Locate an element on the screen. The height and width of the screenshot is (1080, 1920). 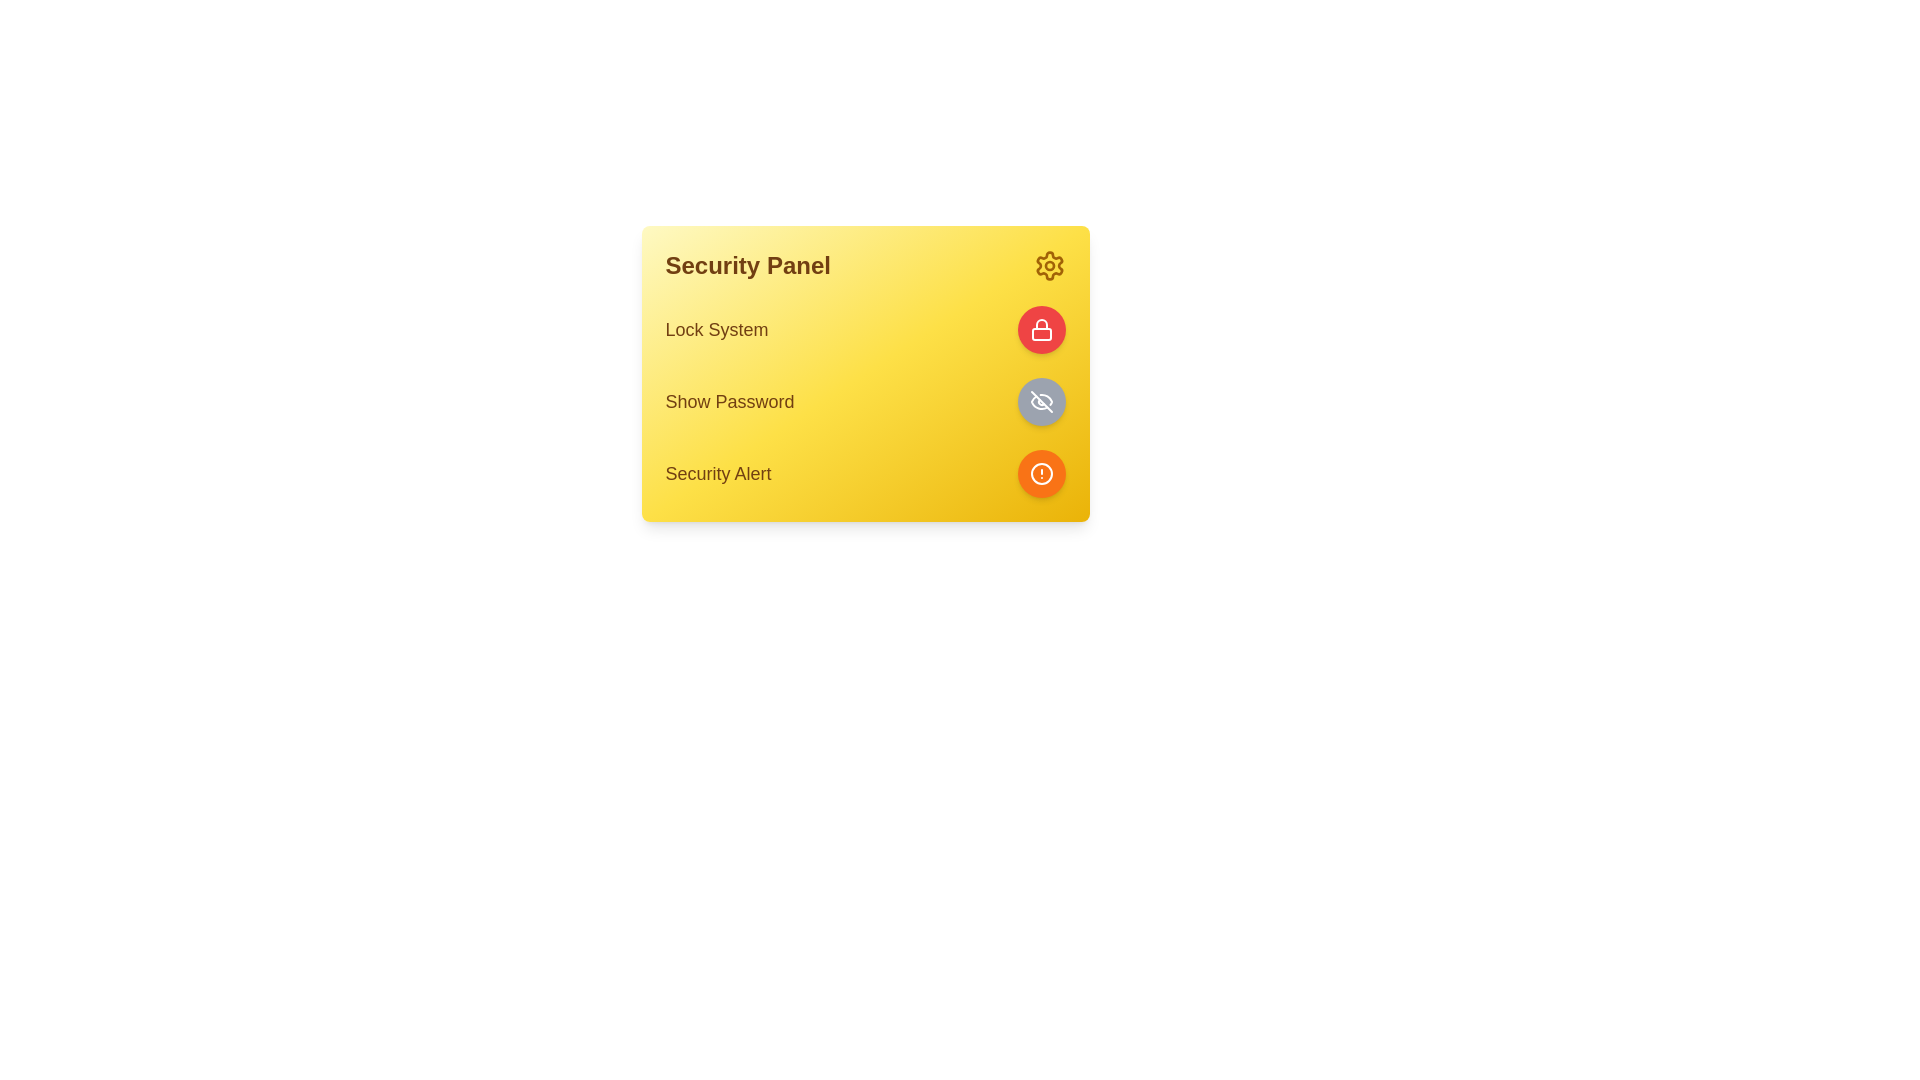
the circular toggle button with a gray background and crossed-out eye icon, located to the right of the 'Show Password' label in the 'Security Panel' is located at coordinates (1040, 401).